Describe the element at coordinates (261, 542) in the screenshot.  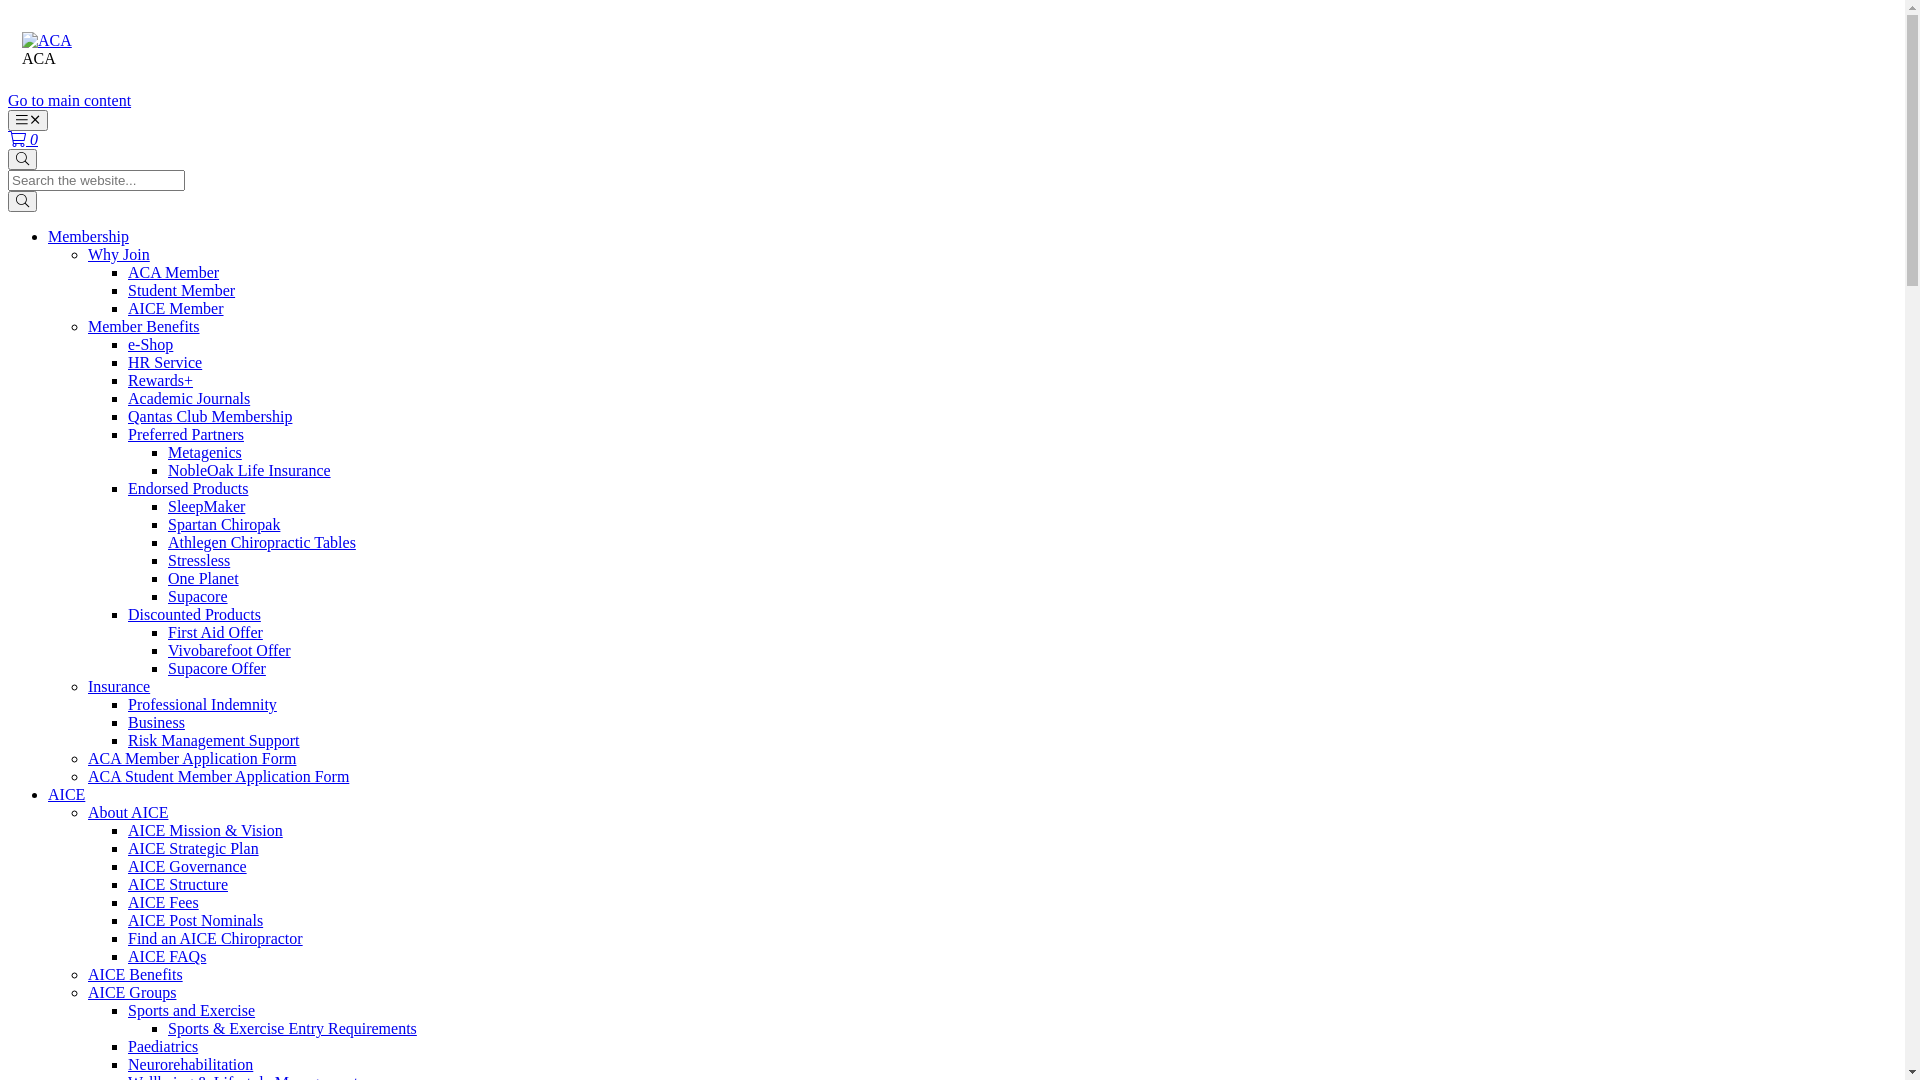
I see `'Athlegen Chiropractic Tables'` at that location.